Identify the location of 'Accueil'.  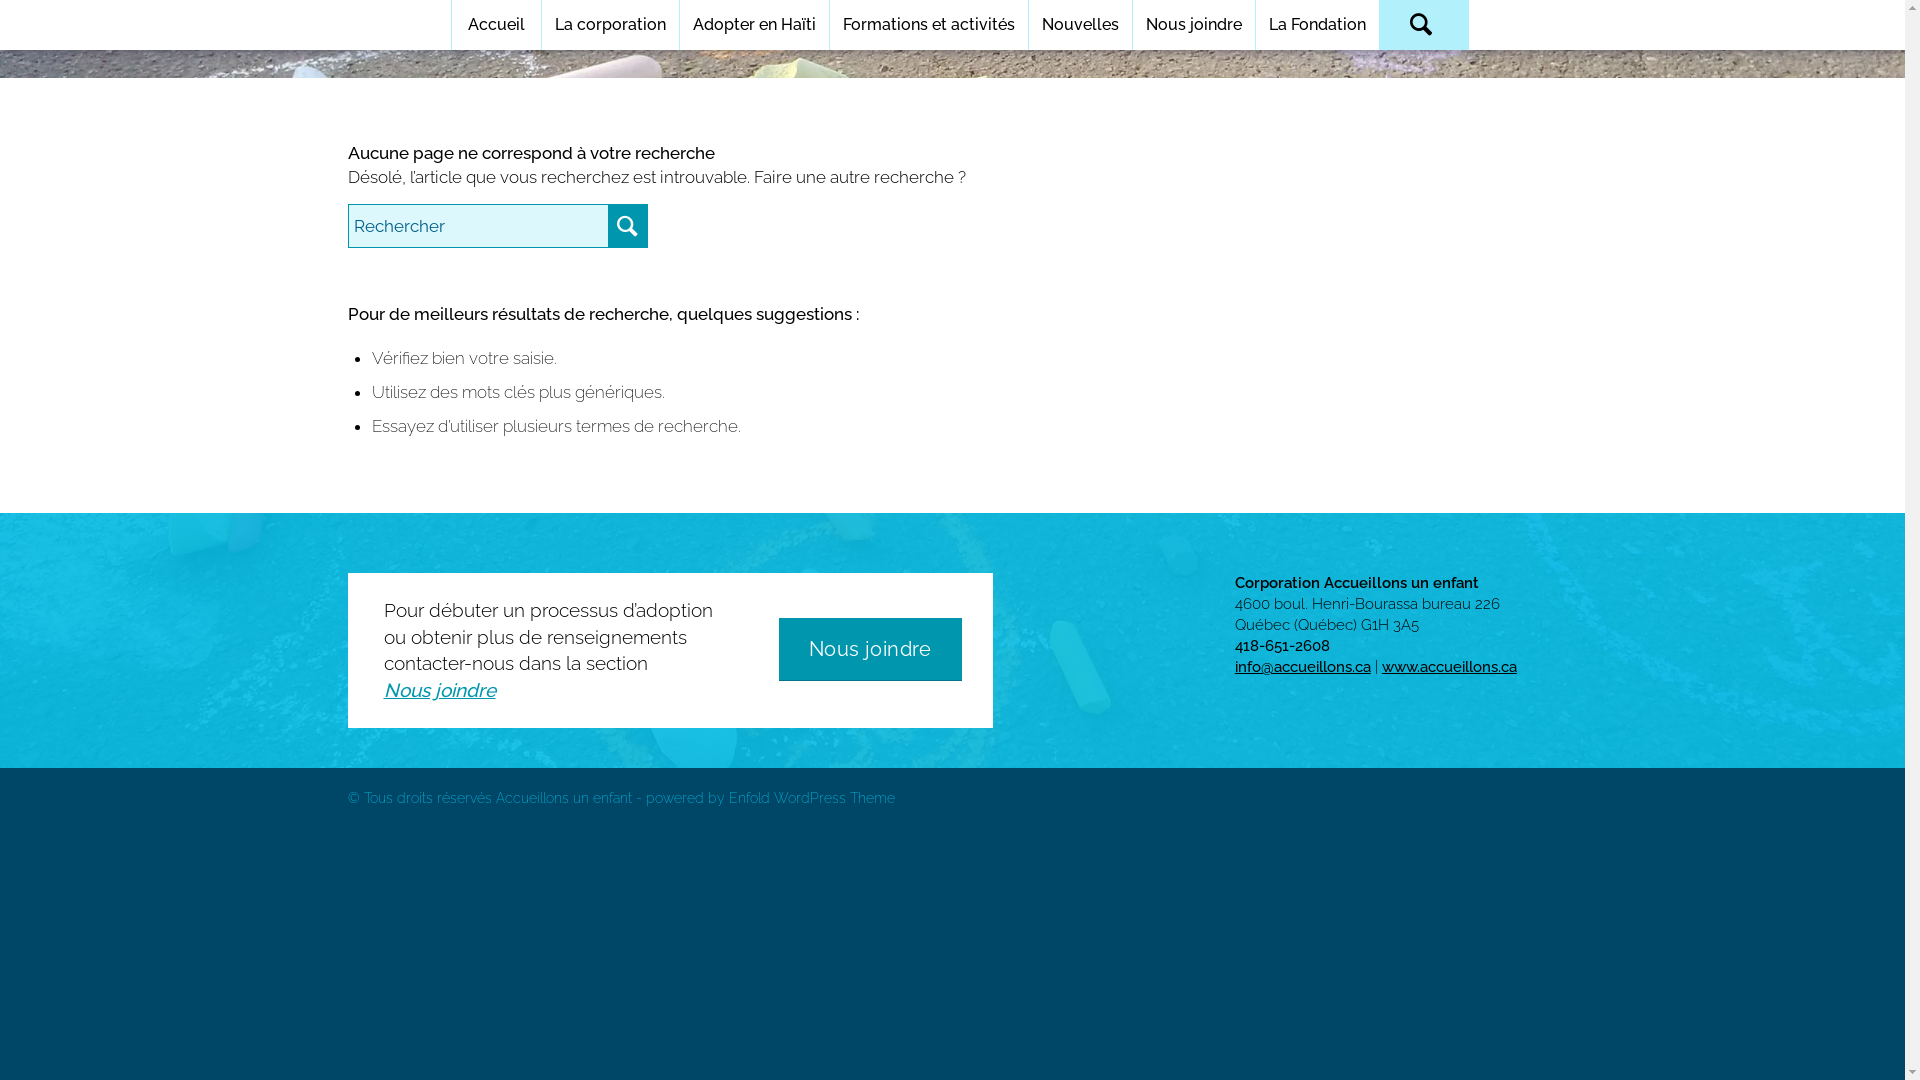
(495, 24).